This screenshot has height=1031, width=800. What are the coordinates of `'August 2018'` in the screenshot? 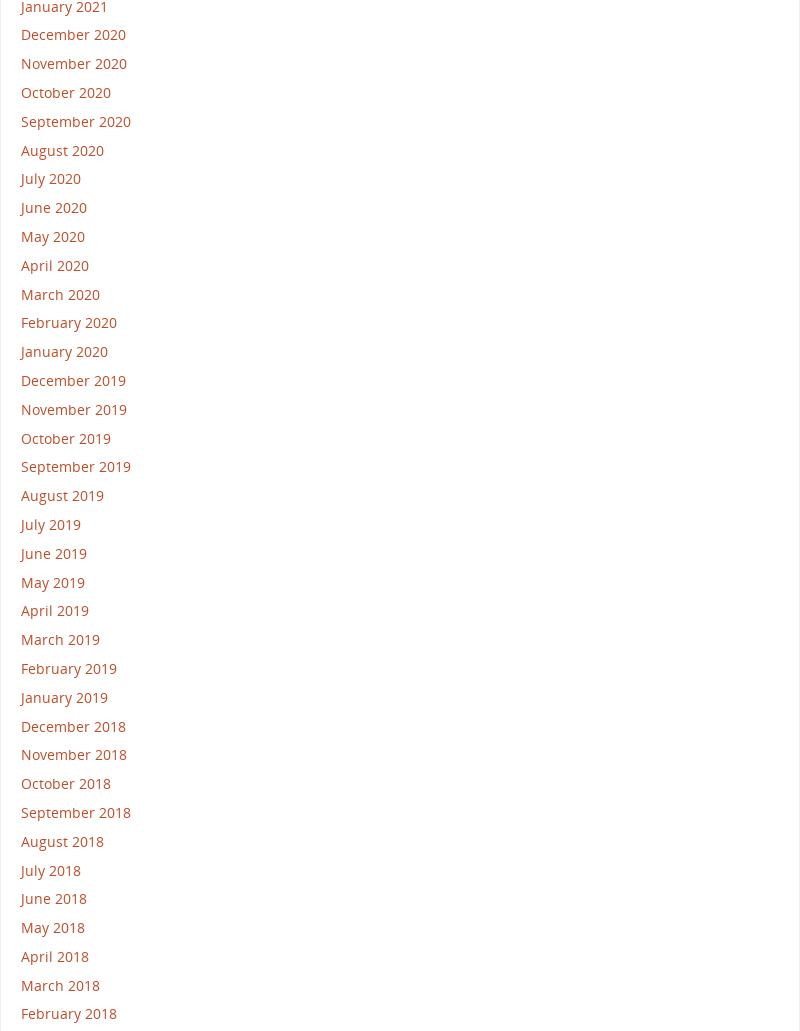 It's located at (61, 840).